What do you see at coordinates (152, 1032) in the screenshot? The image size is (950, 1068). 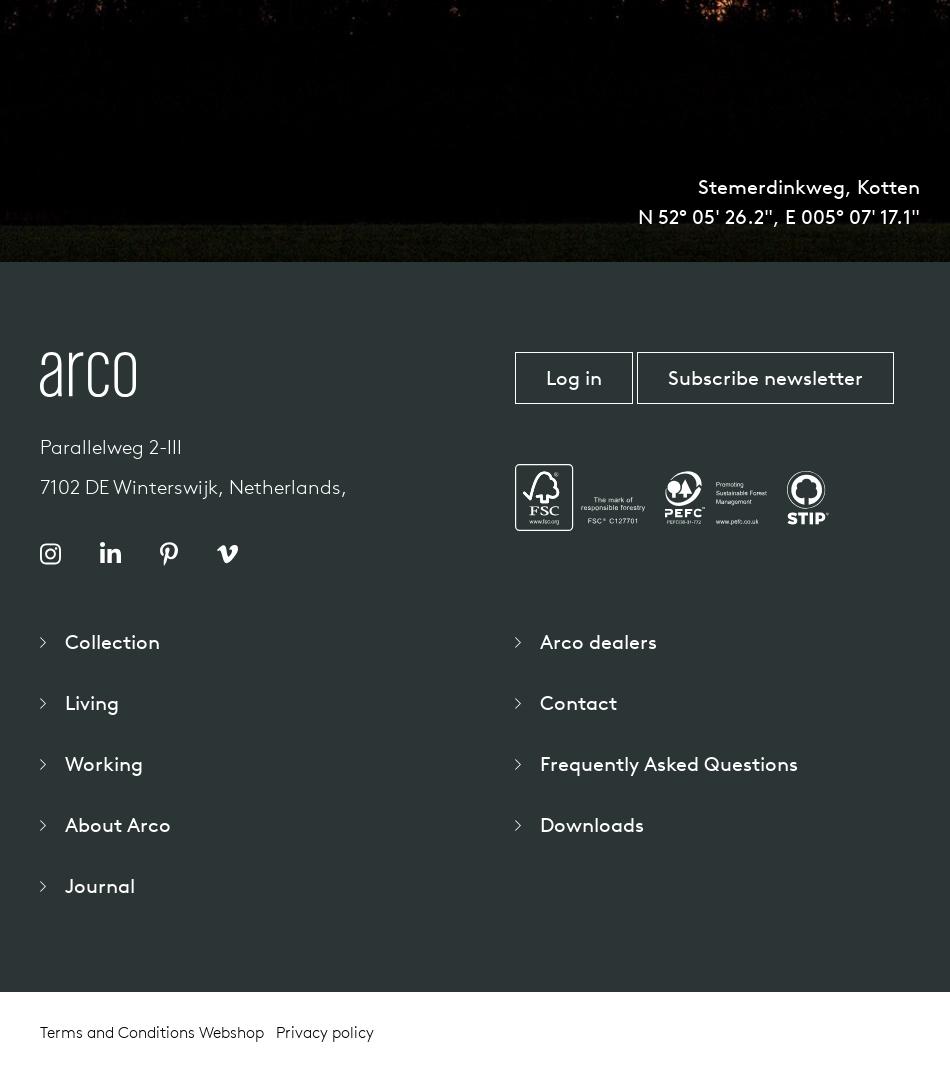 I see `'Terms and Conditions Webshop'` at bounding box center [152, 1032].